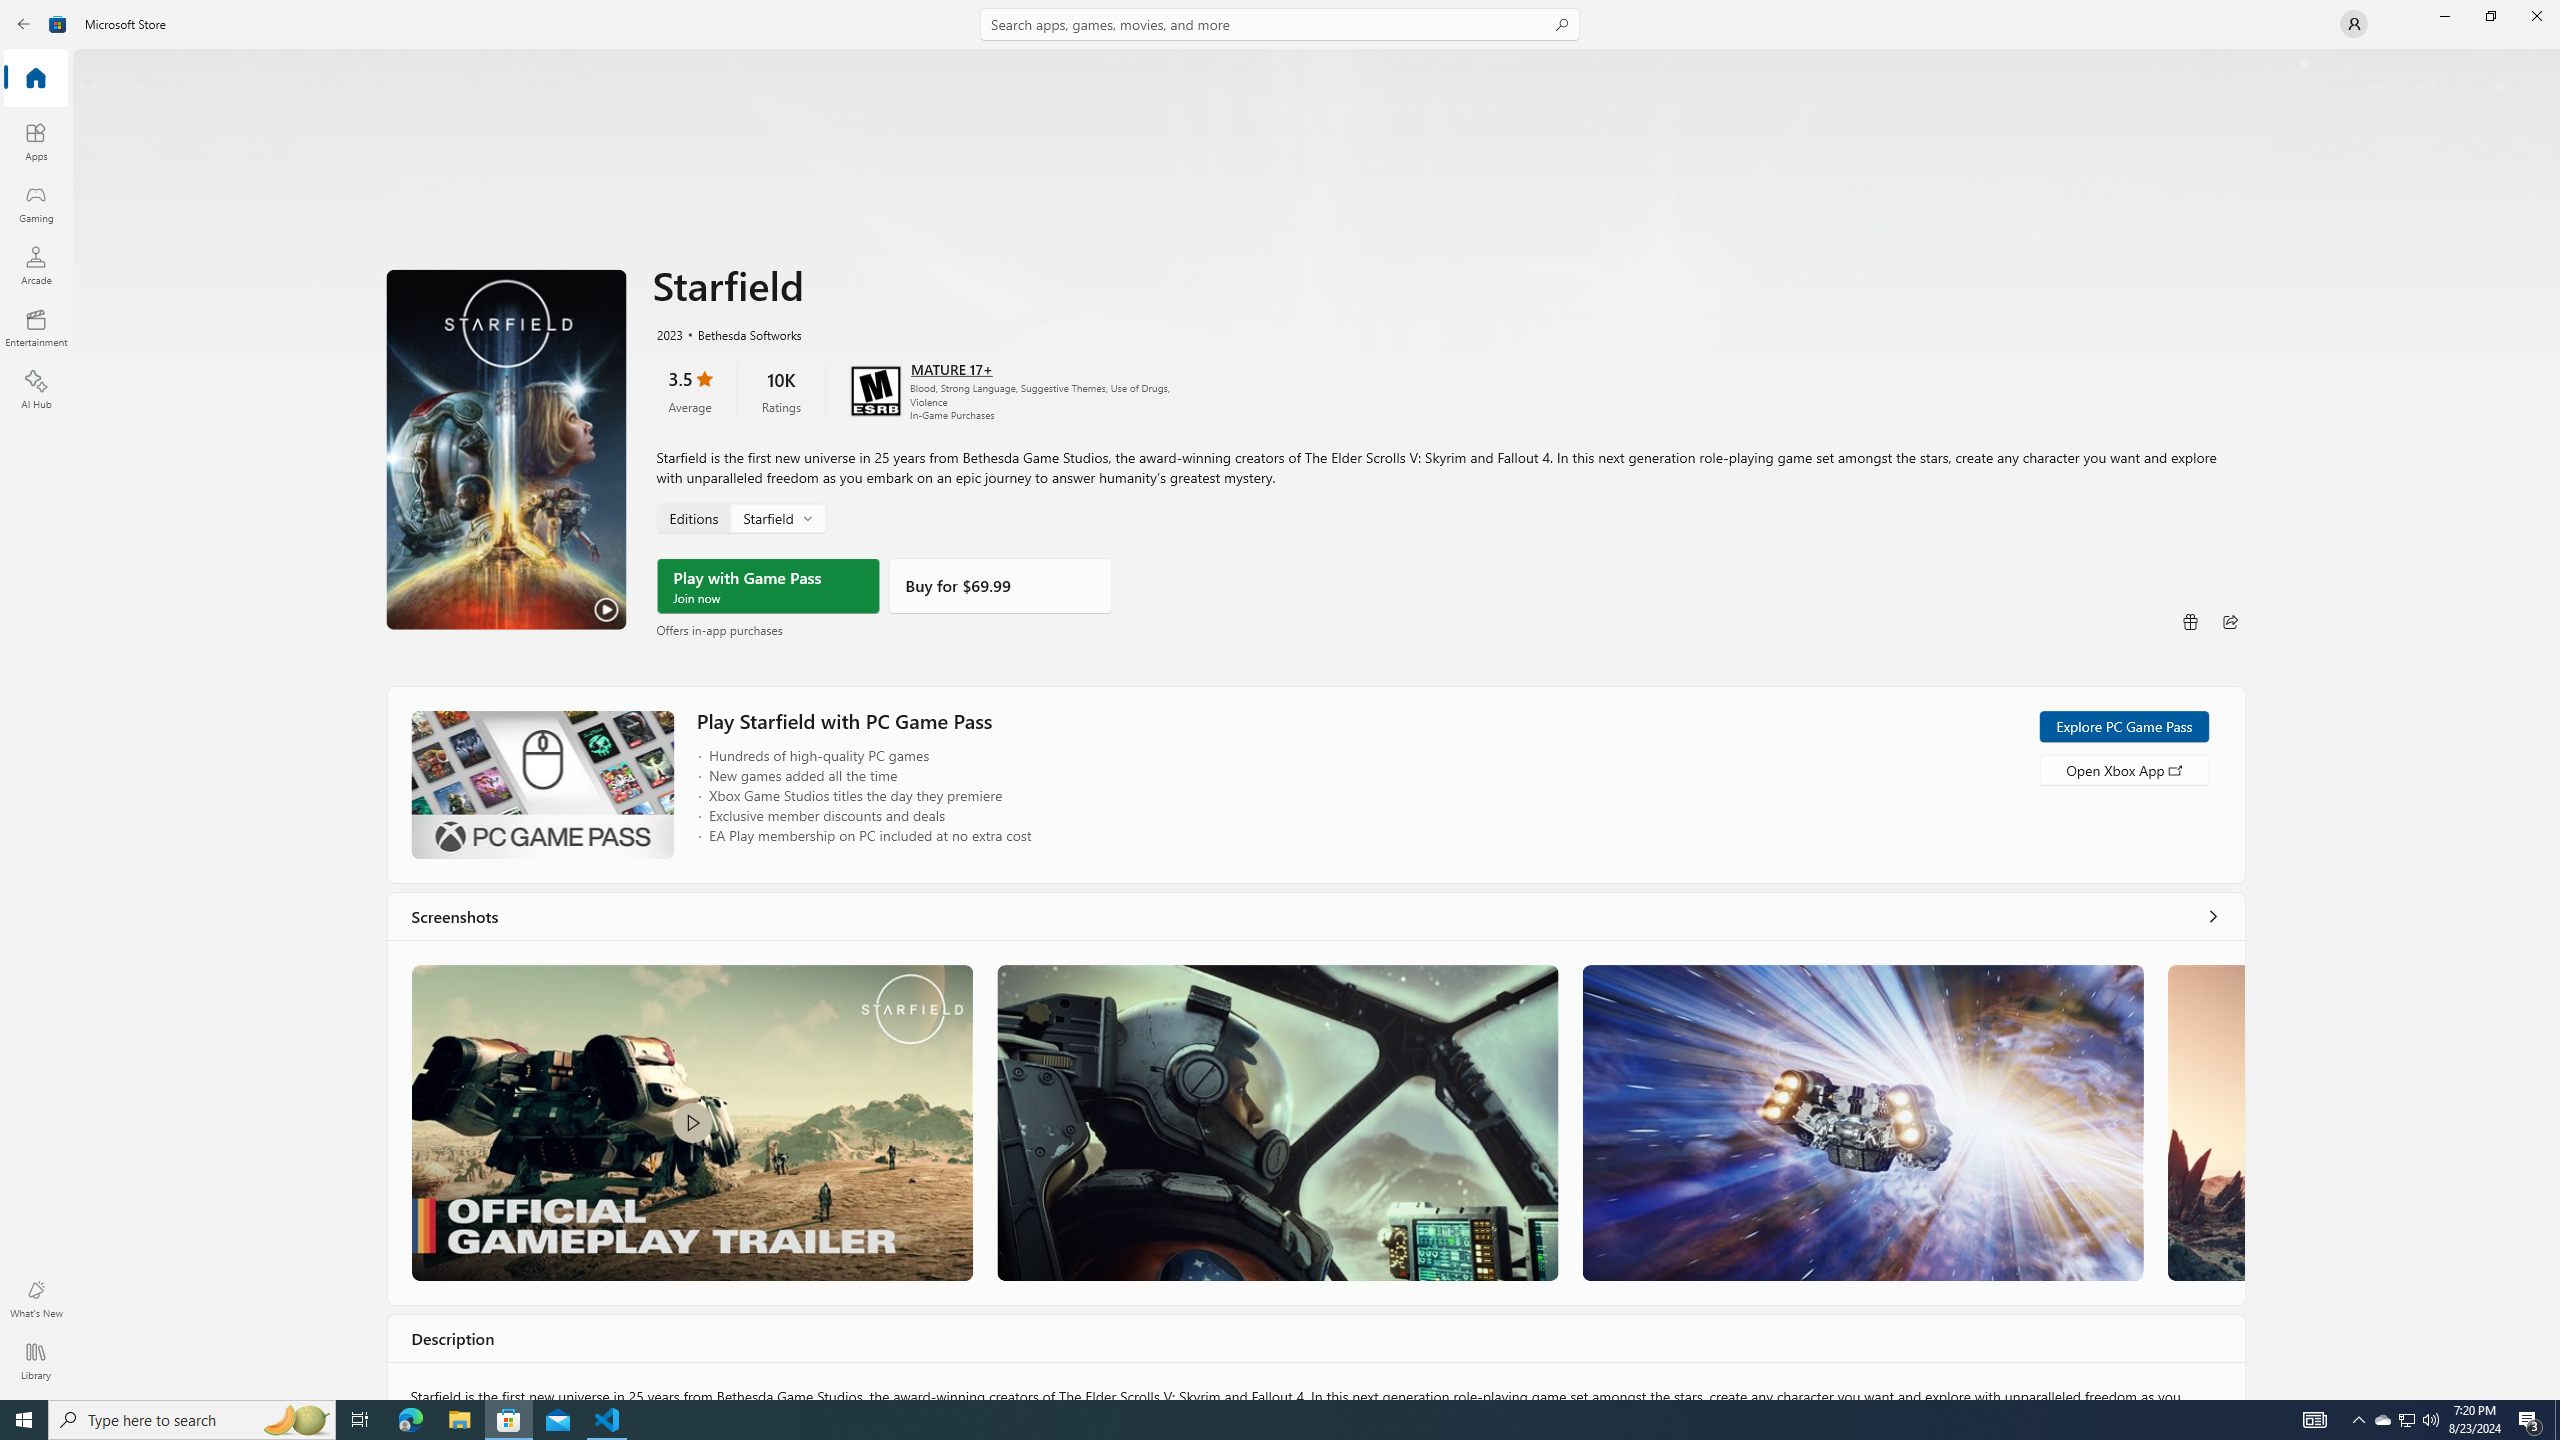 This screenshot has width=2560, height=1440. What do you see at coordinates (767, 585) in the screenshot?
I see `'Play with Game Pass'` at bounding box center [767, 585].